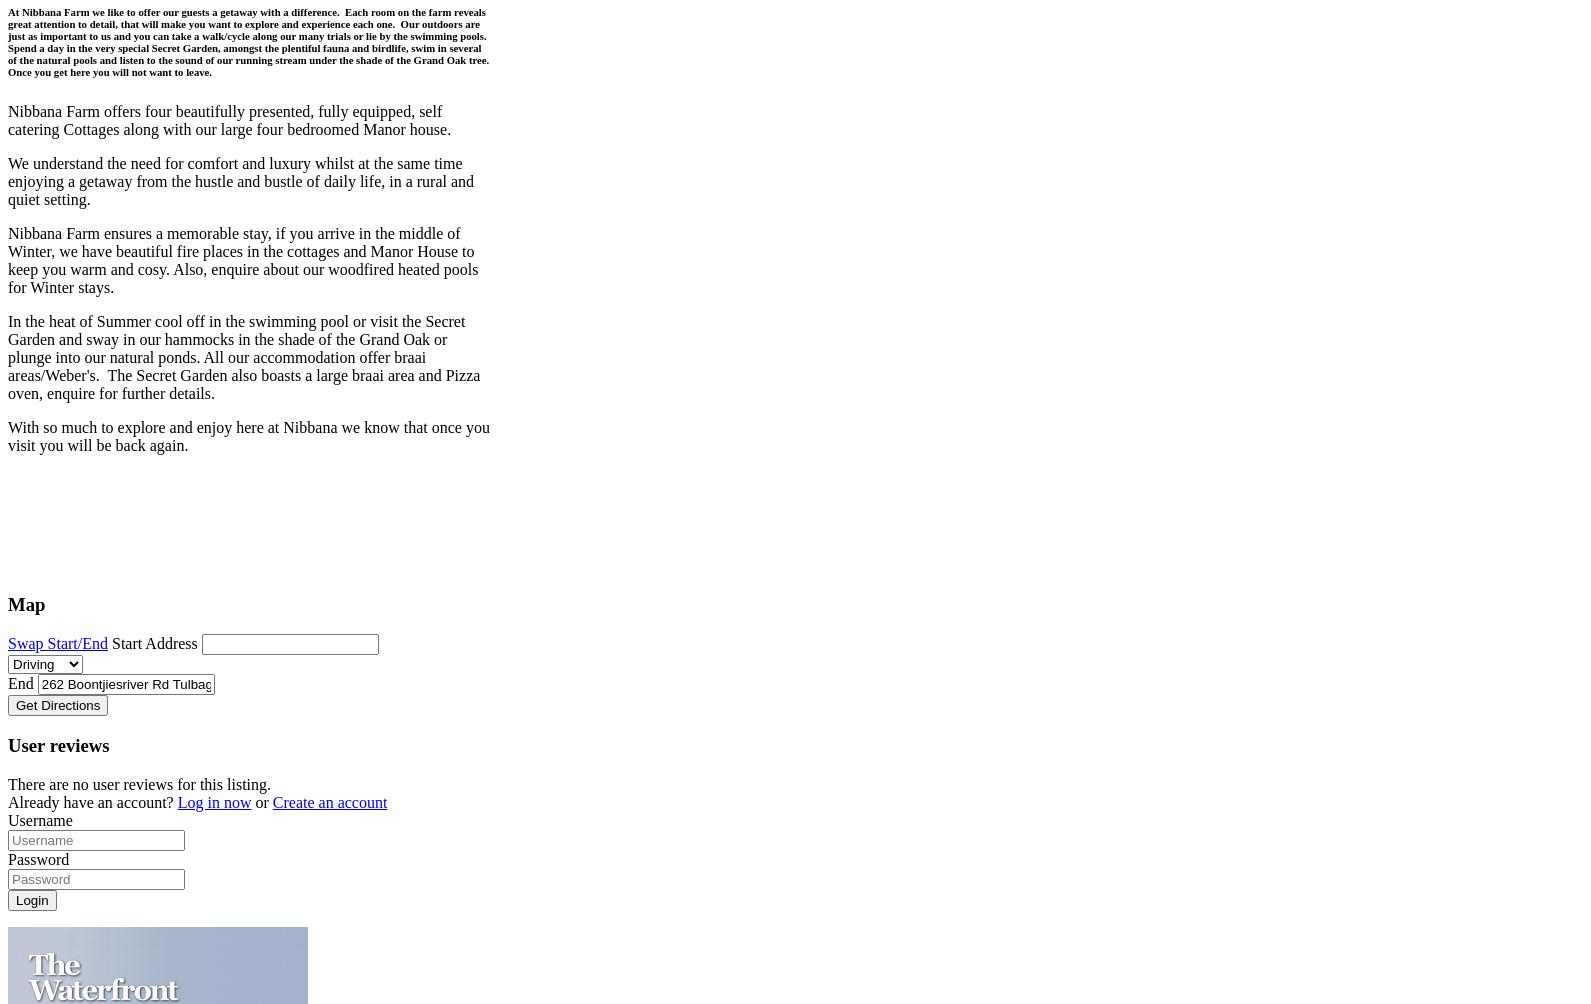 This screenshot has height=1004, width=1591. What do you see at coordinates (92, 801) in the screenshot?
I see `'Already have an account?'` at bounding box center [92, 801].